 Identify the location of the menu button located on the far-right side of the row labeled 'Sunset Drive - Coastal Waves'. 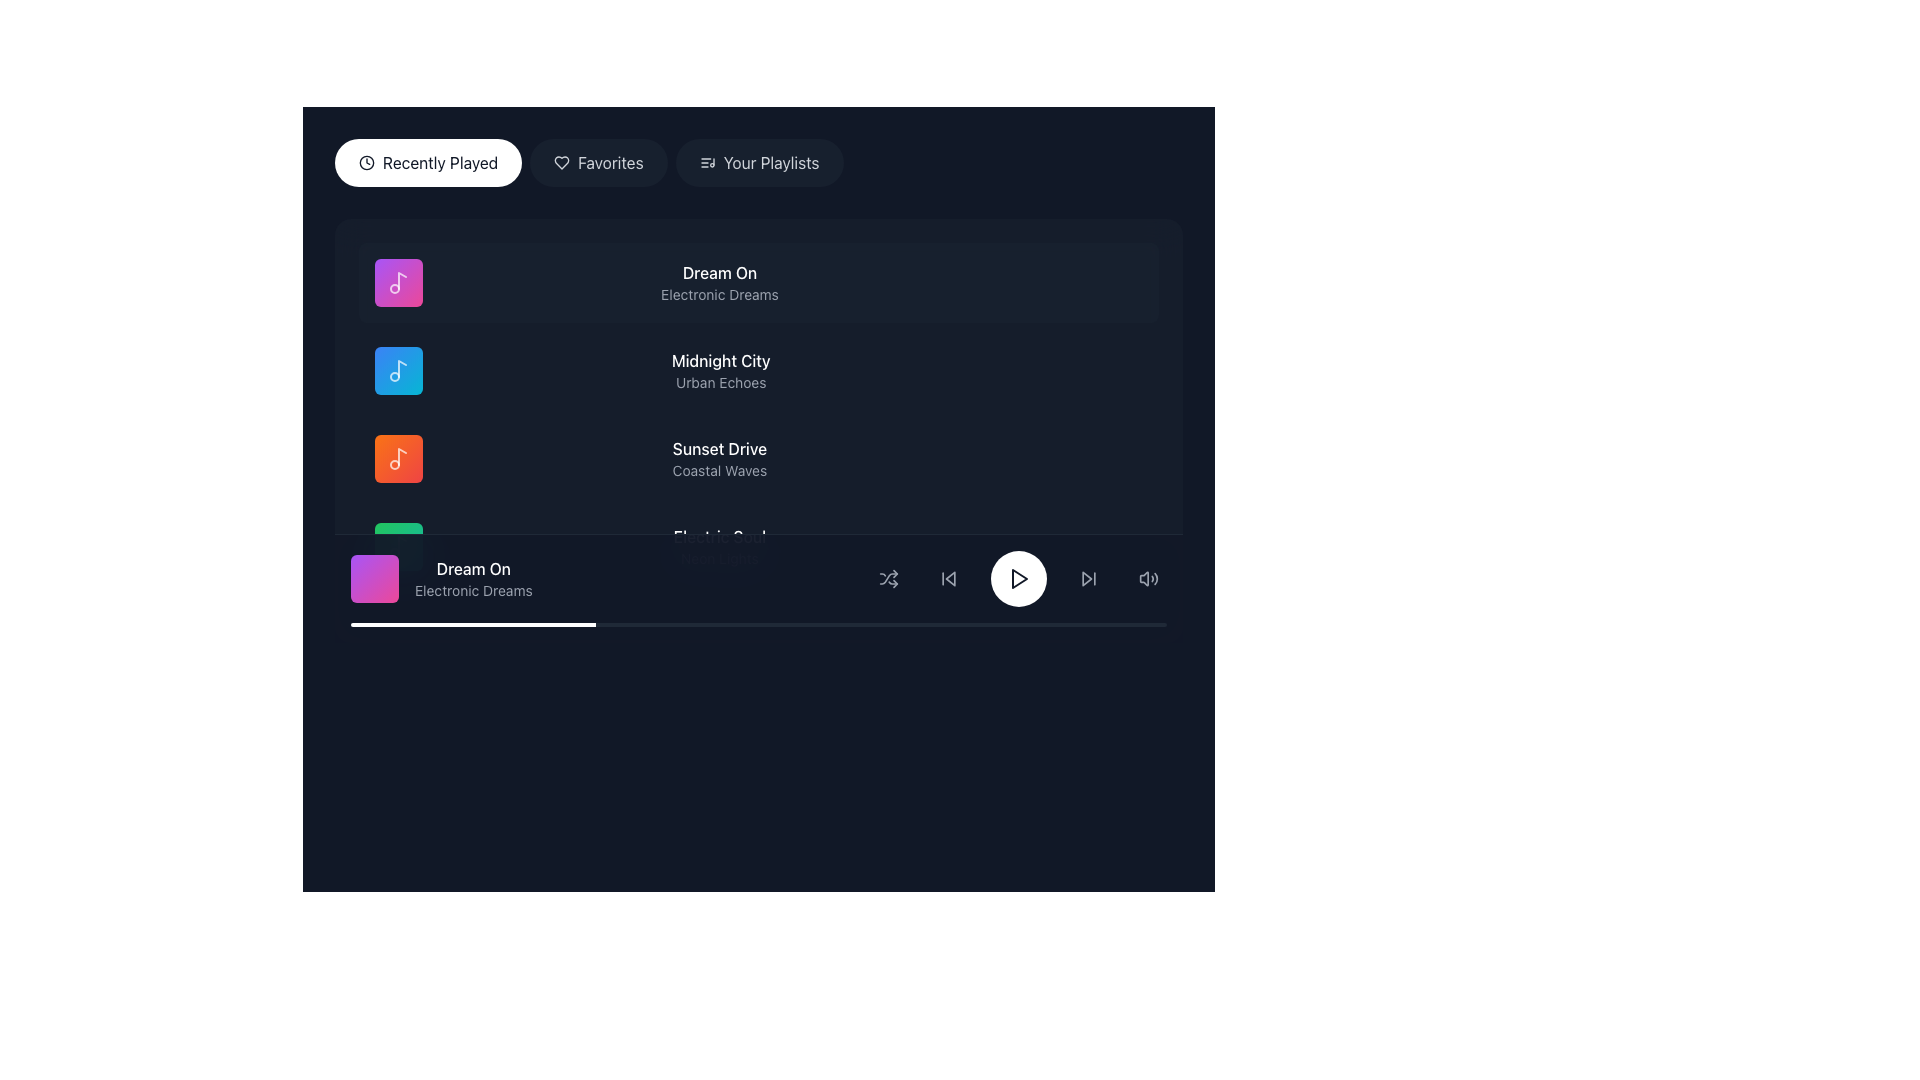
(1127, 459).